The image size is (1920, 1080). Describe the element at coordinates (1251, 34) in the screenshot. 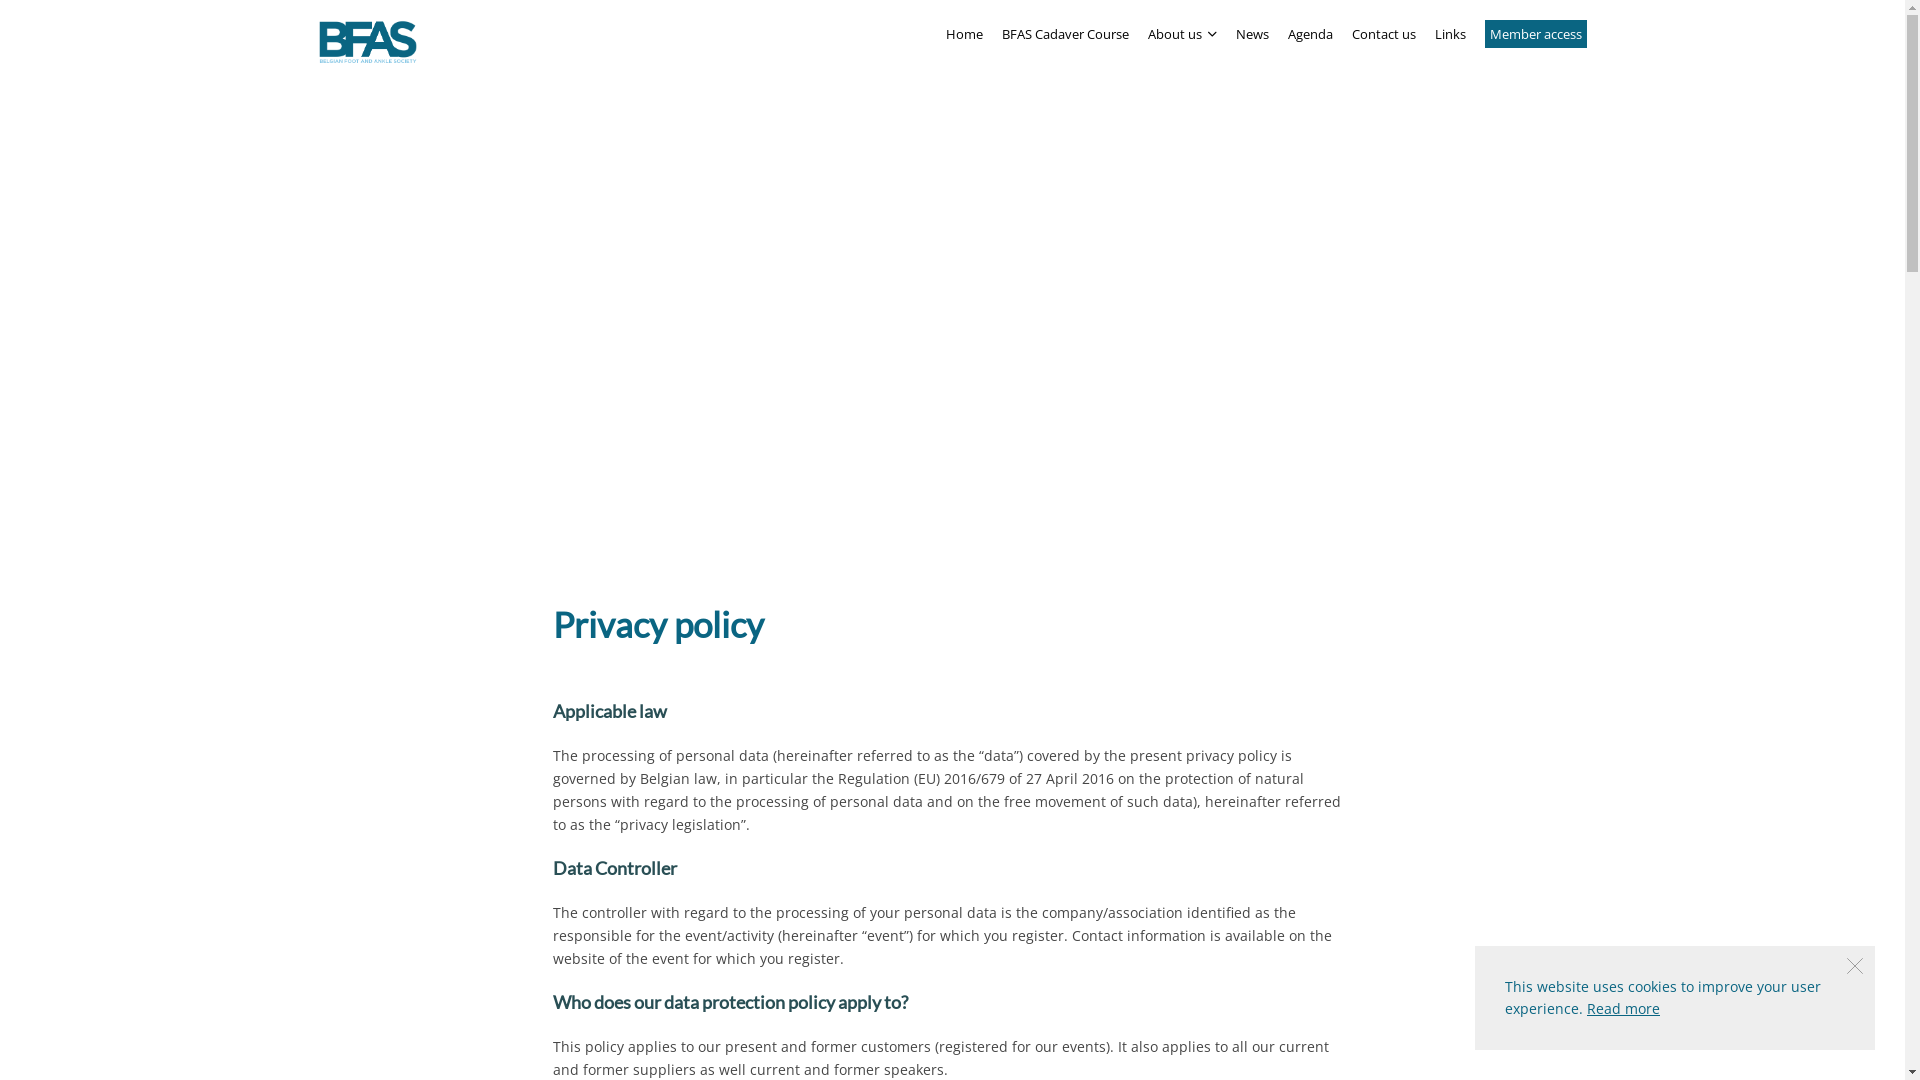

I see `'News'` at that location.